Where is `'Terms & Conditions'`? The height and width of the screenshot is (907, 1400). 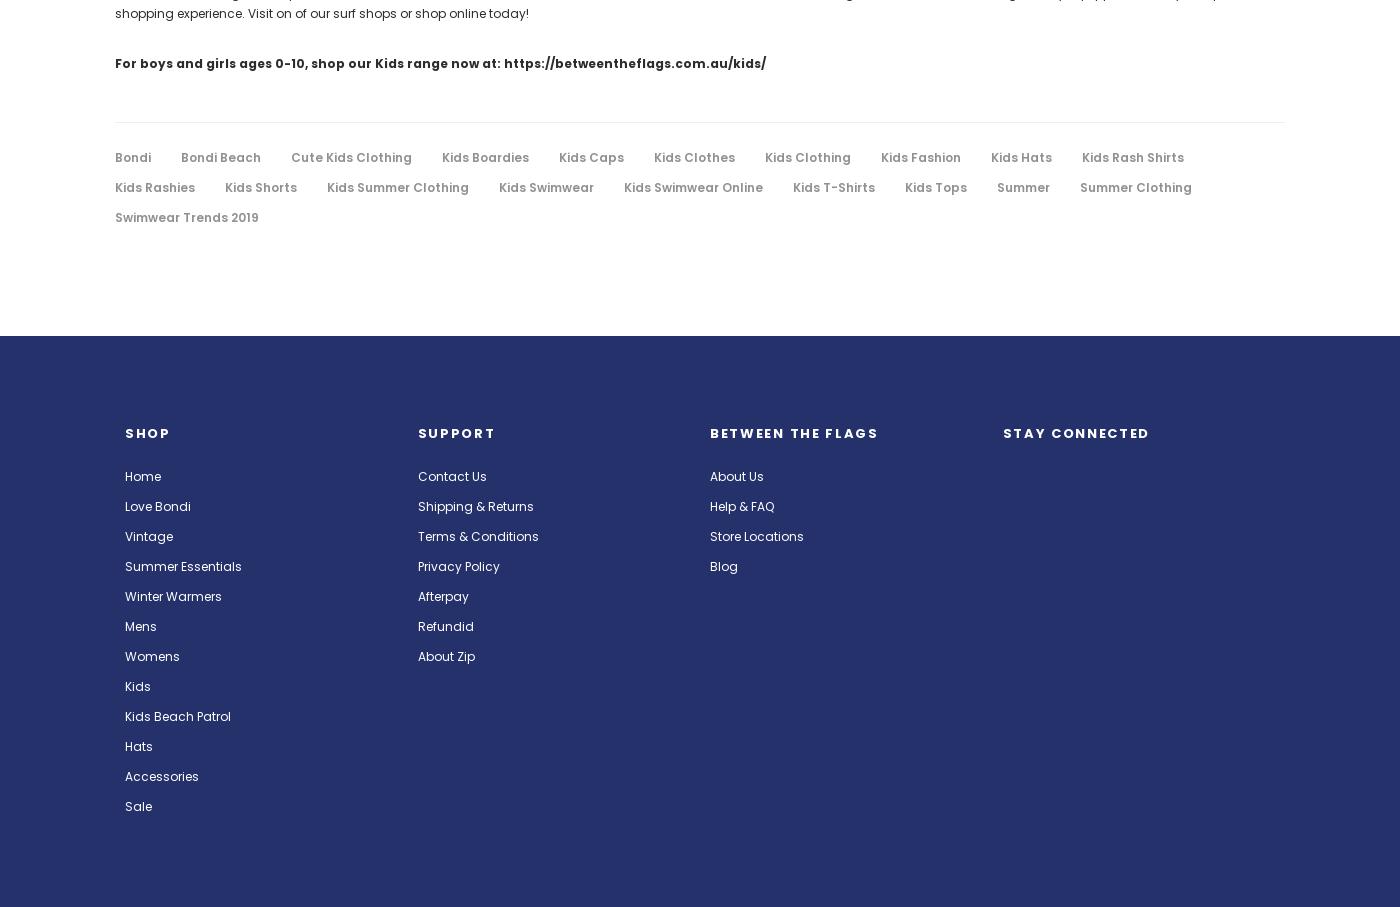
'Terms & Conditions' is located at coordinates (476, 535).